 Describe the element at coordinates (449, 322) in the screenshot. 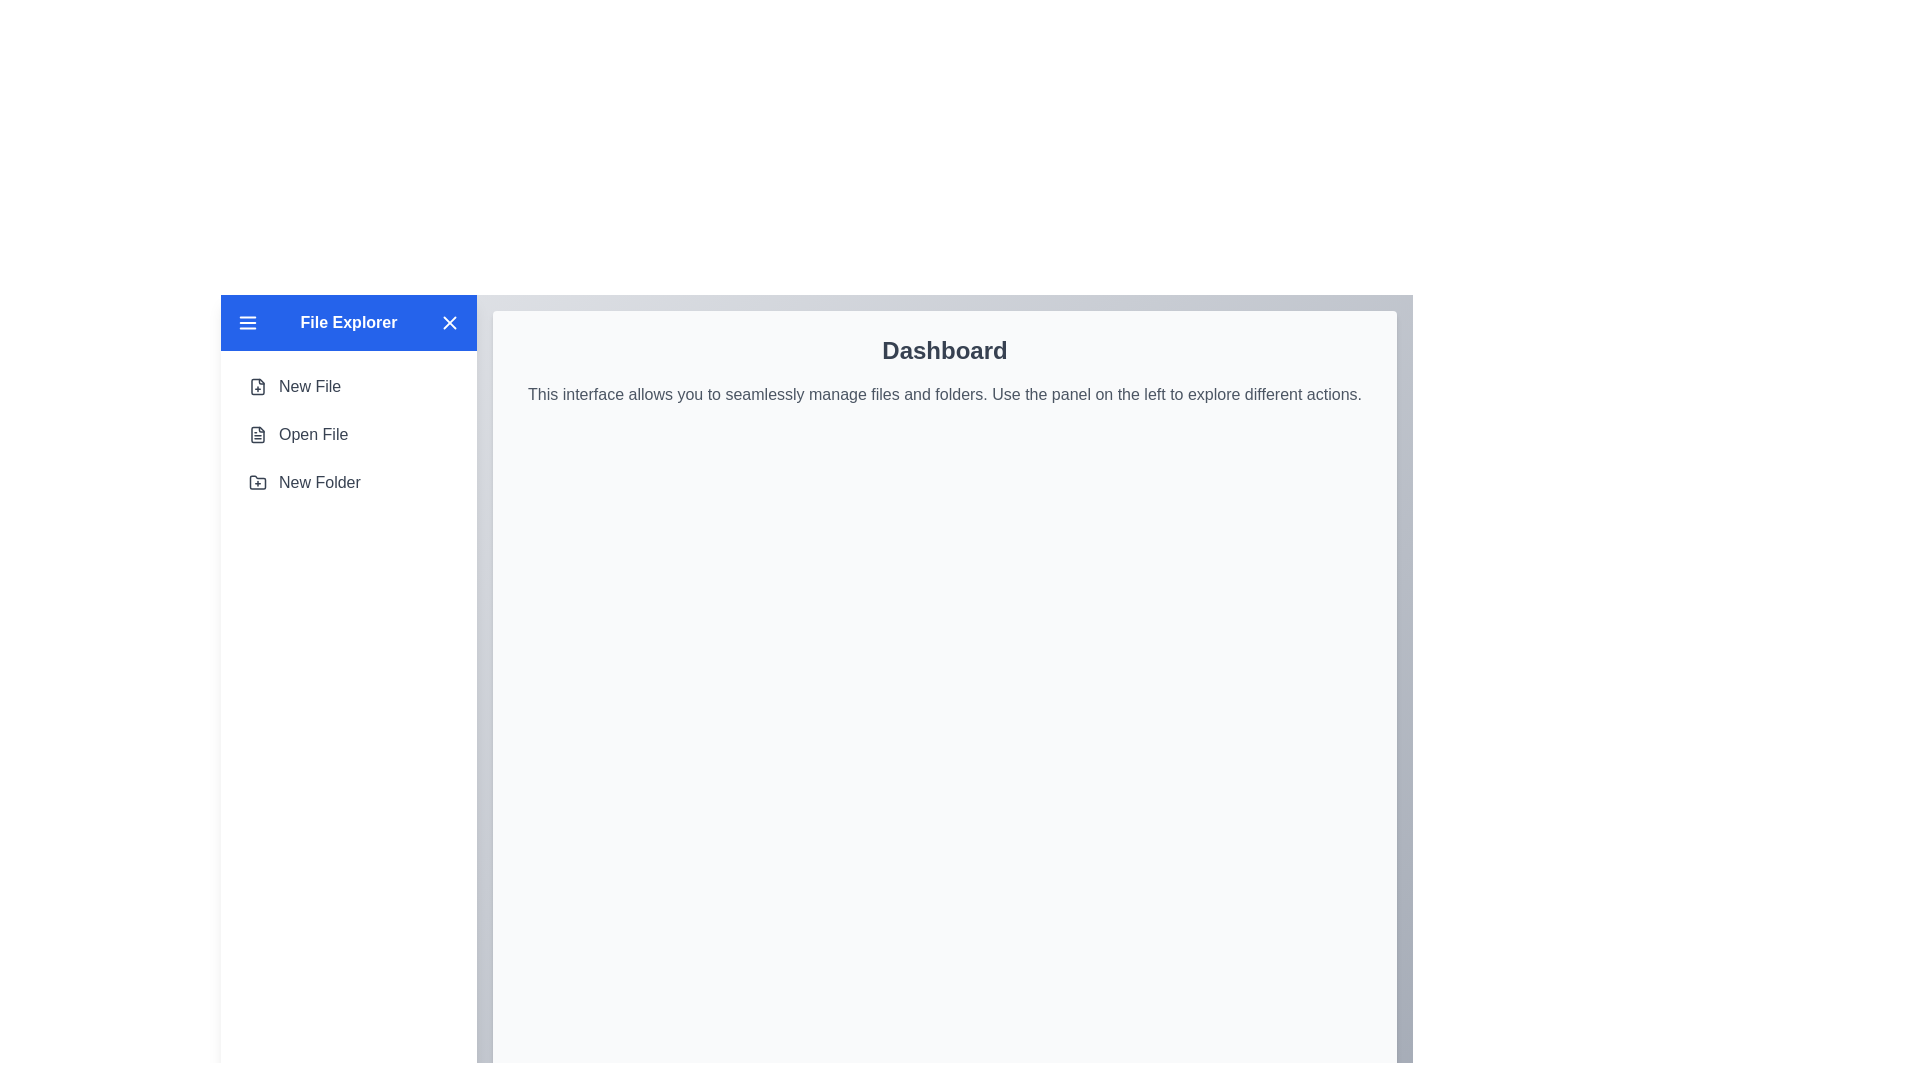

I see `the close button located at the rightmost section of the blue 'File Explorer' header bar` at that location.